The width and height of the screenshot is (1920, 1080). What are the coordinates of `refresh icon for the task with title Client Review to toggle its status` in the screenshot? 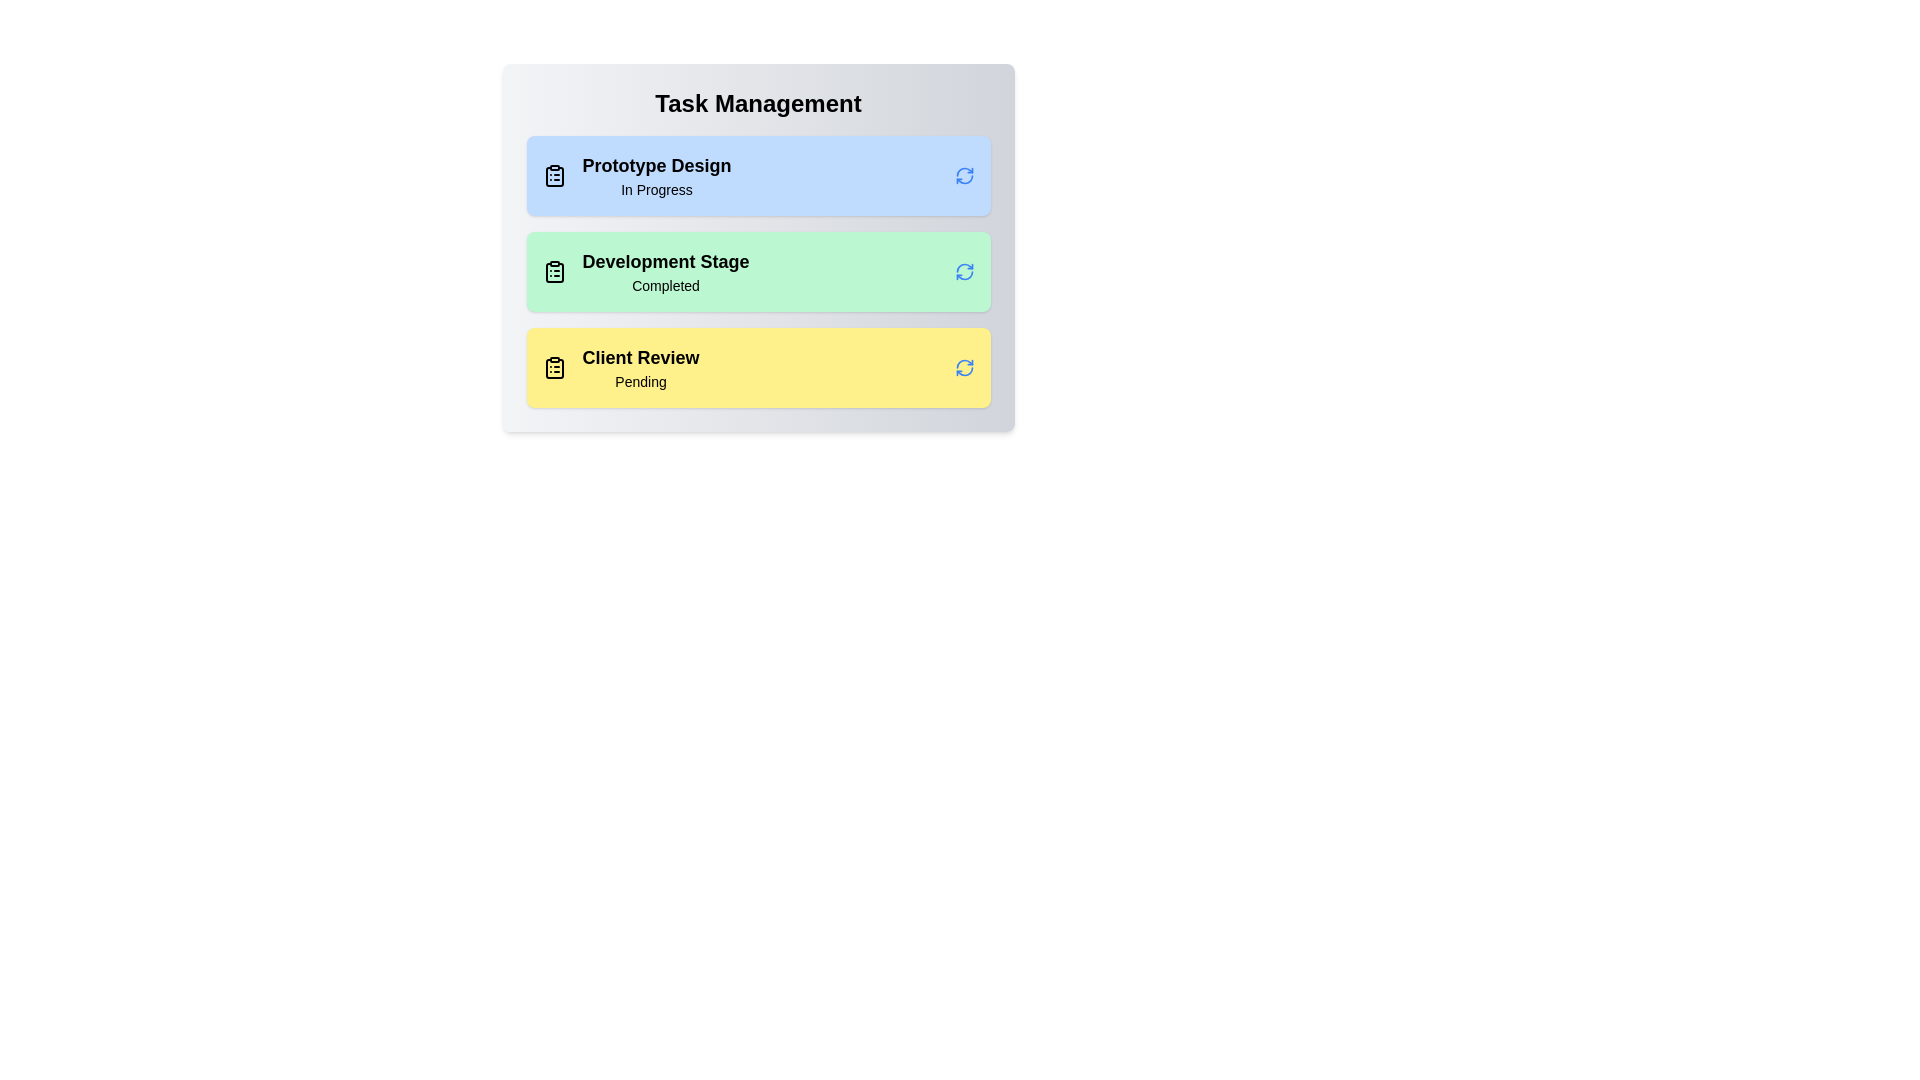 It's located at (964, 367).